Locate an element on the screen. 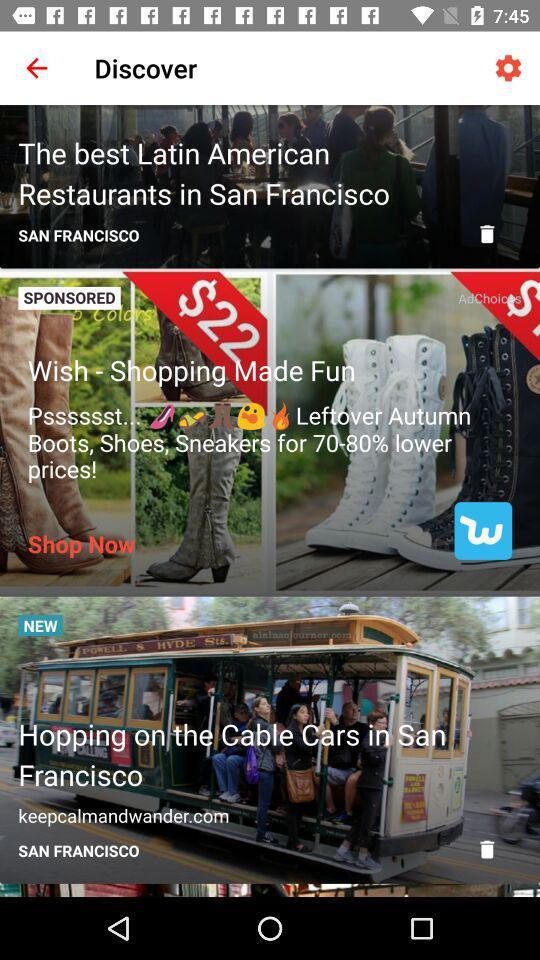 The image size is (540, 960). delete the item is located at coordinates (486, 234).